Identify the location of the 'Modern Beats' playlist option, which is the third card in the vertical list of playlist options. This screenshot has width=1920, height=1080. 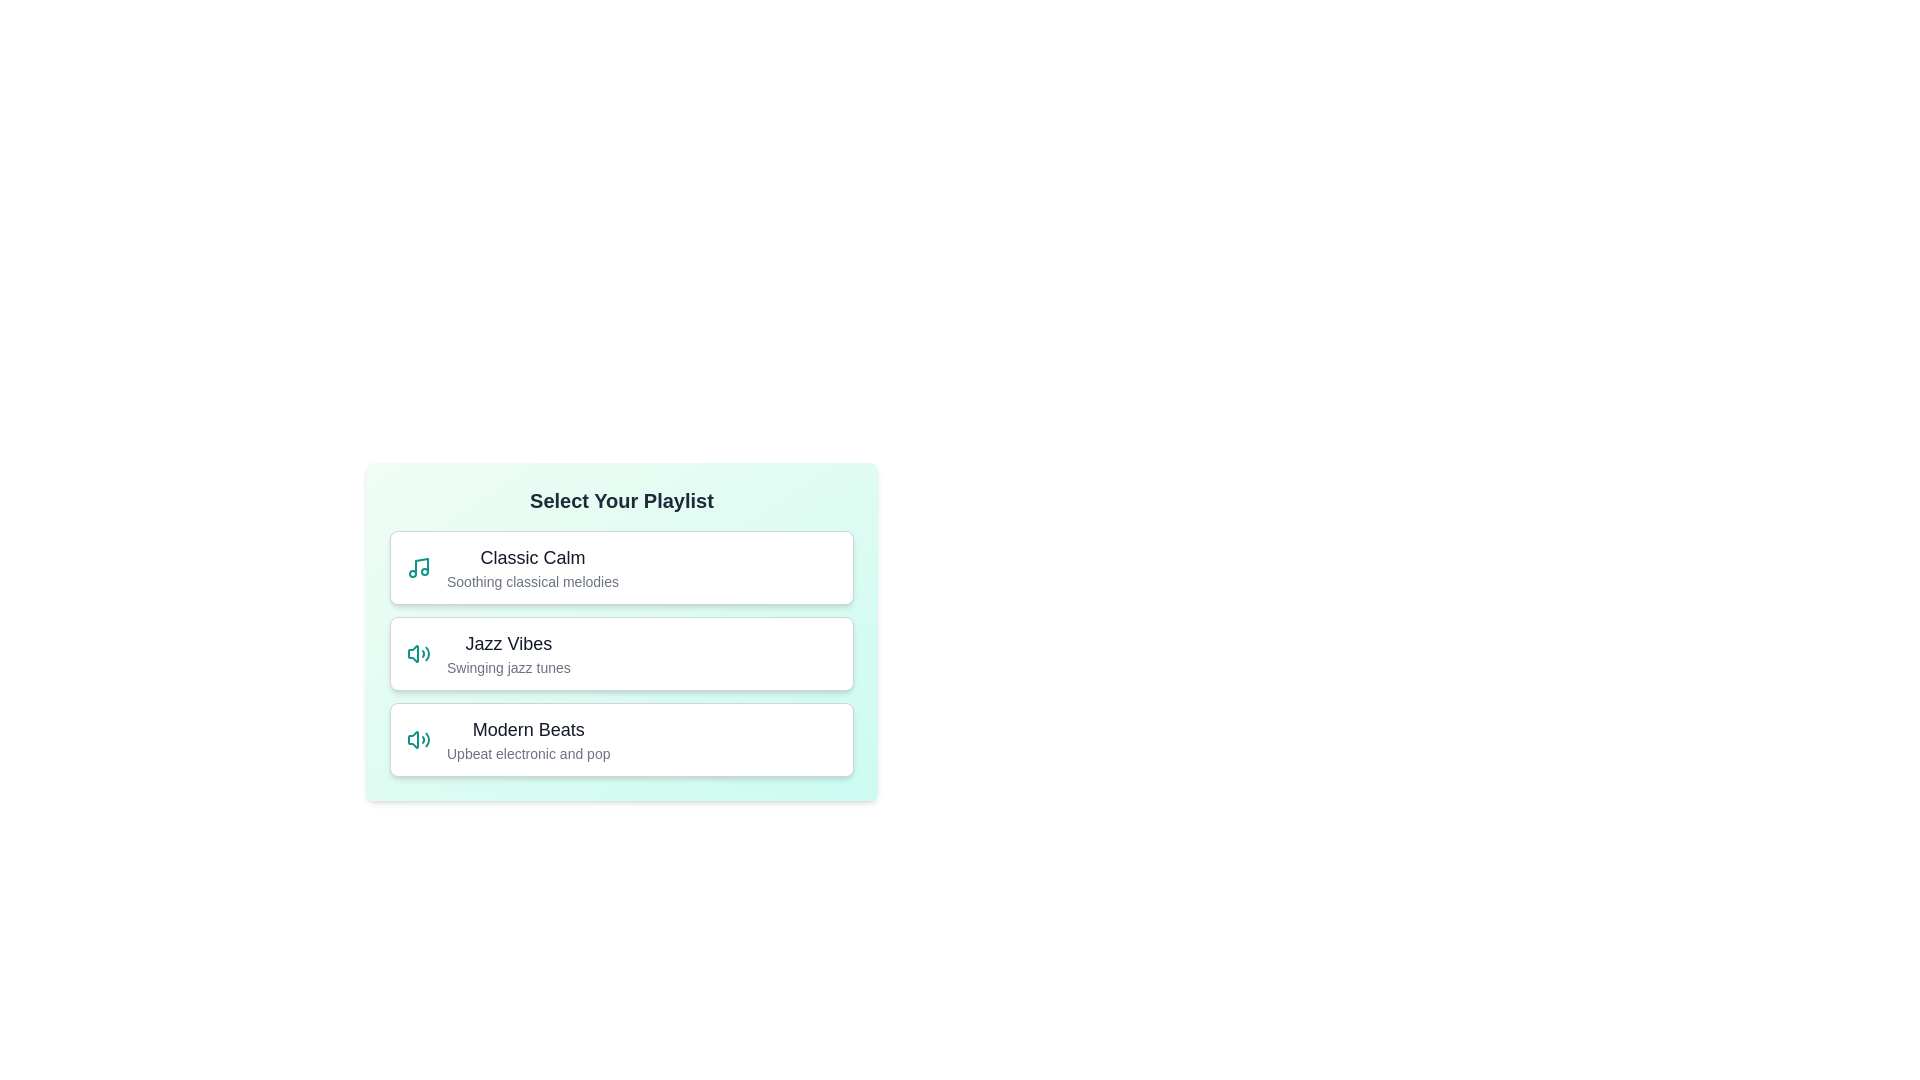
(621, 740).